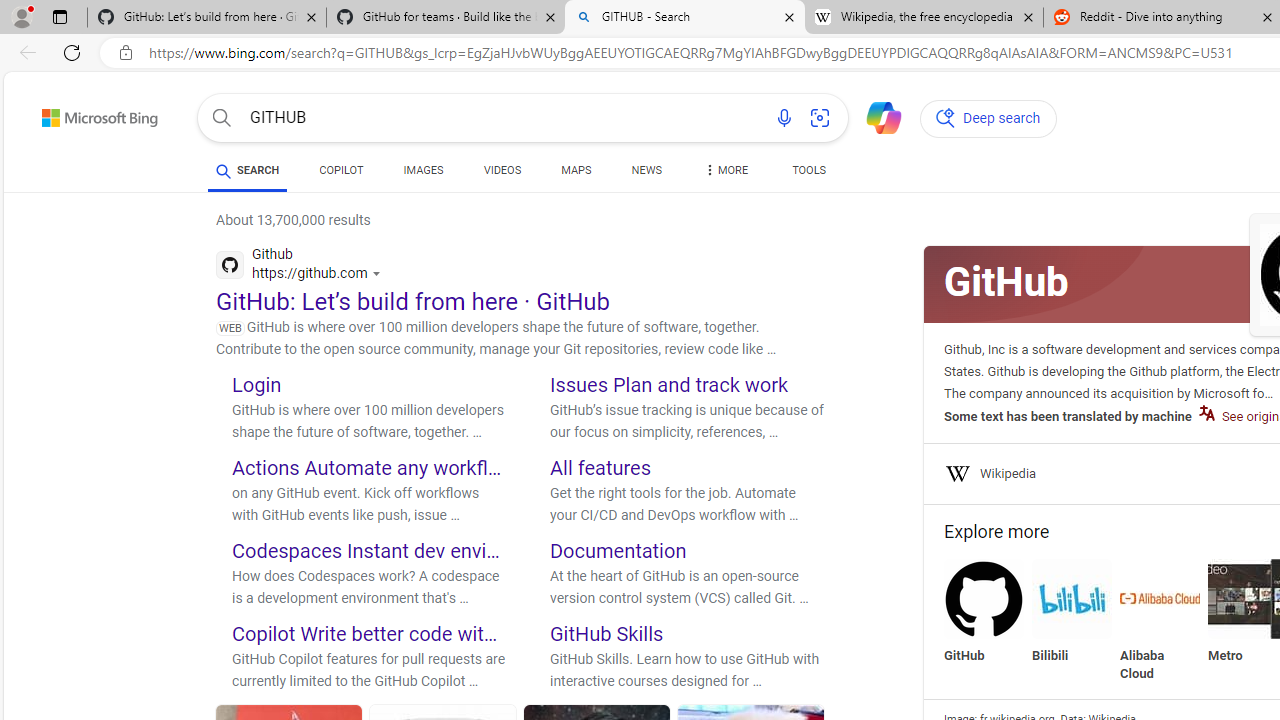 The height and width of the screenshot is (720, 1280). I want to click on 'Explore more Alibaba Cloud', so click(1160, 620).